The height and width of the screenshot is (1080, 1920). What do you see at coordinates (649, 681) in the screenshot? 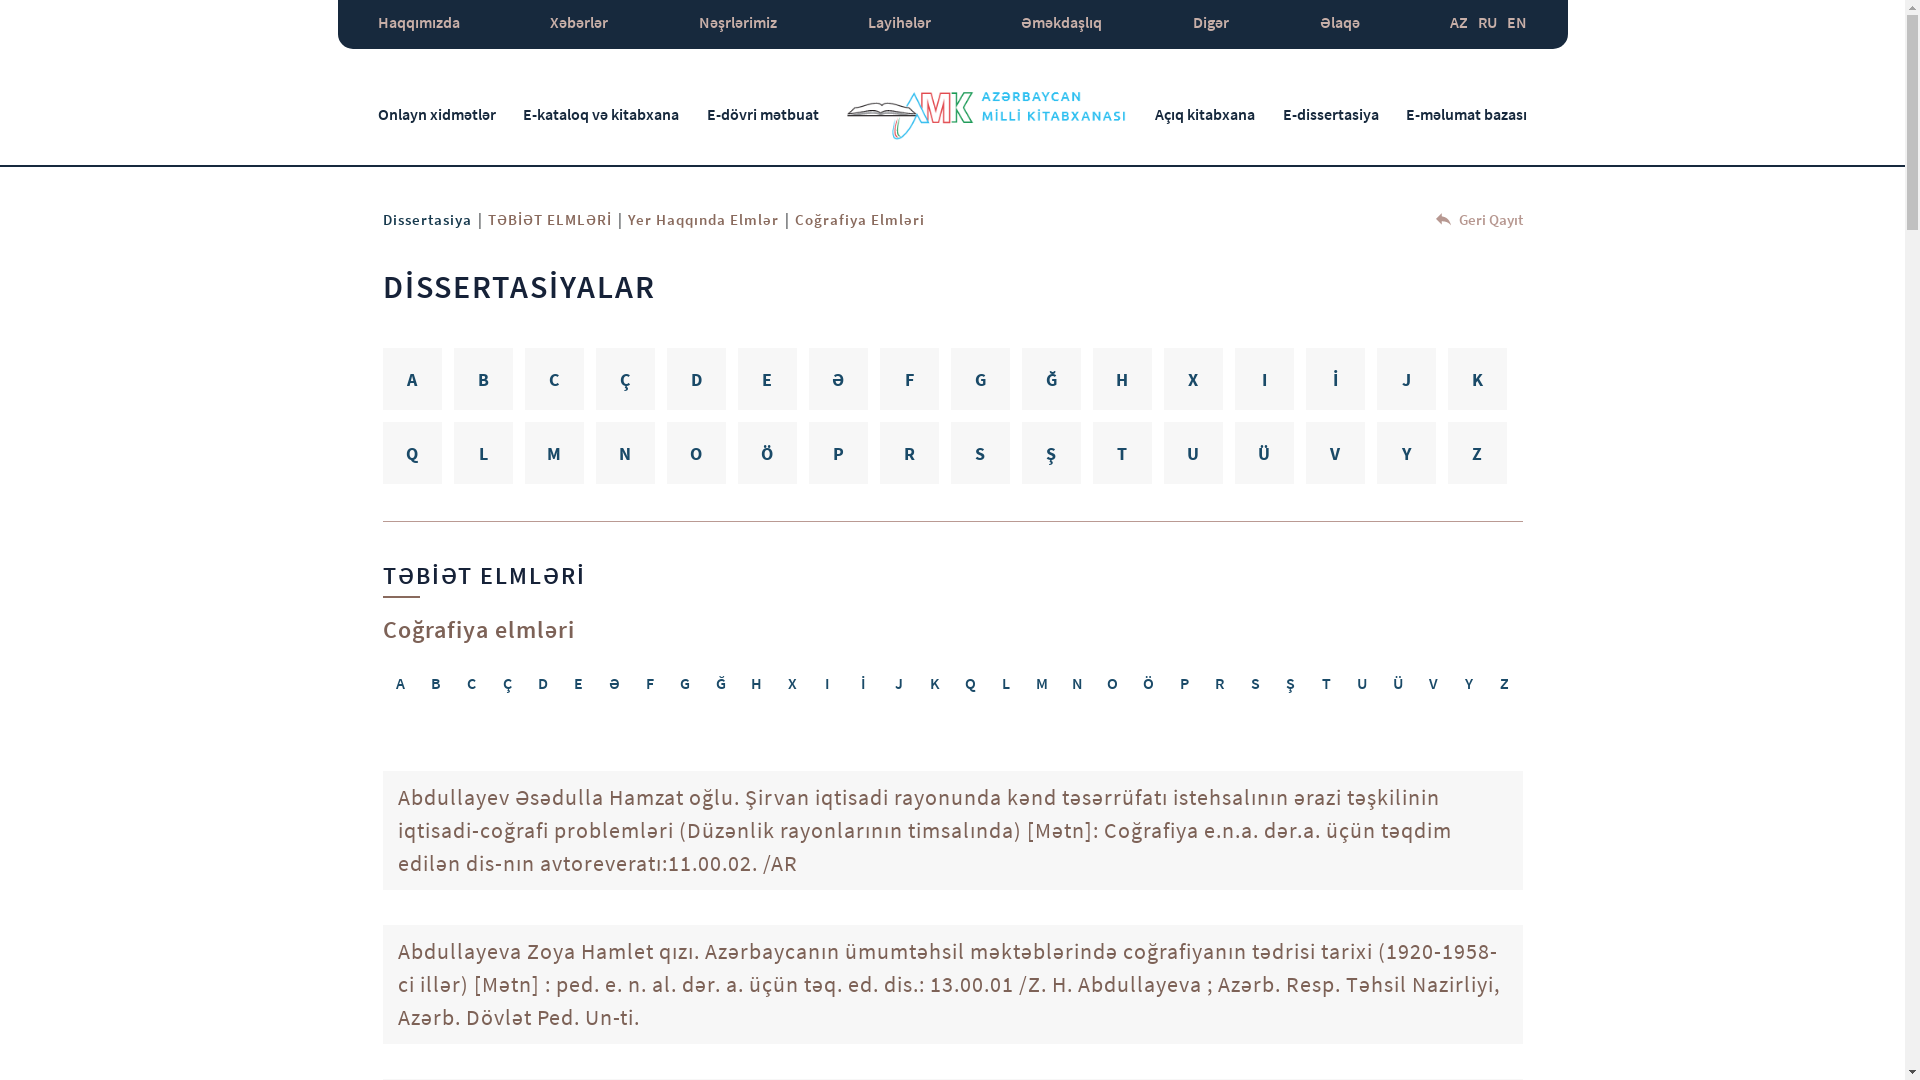
I see `'F'` at bounding box center [649, 681].